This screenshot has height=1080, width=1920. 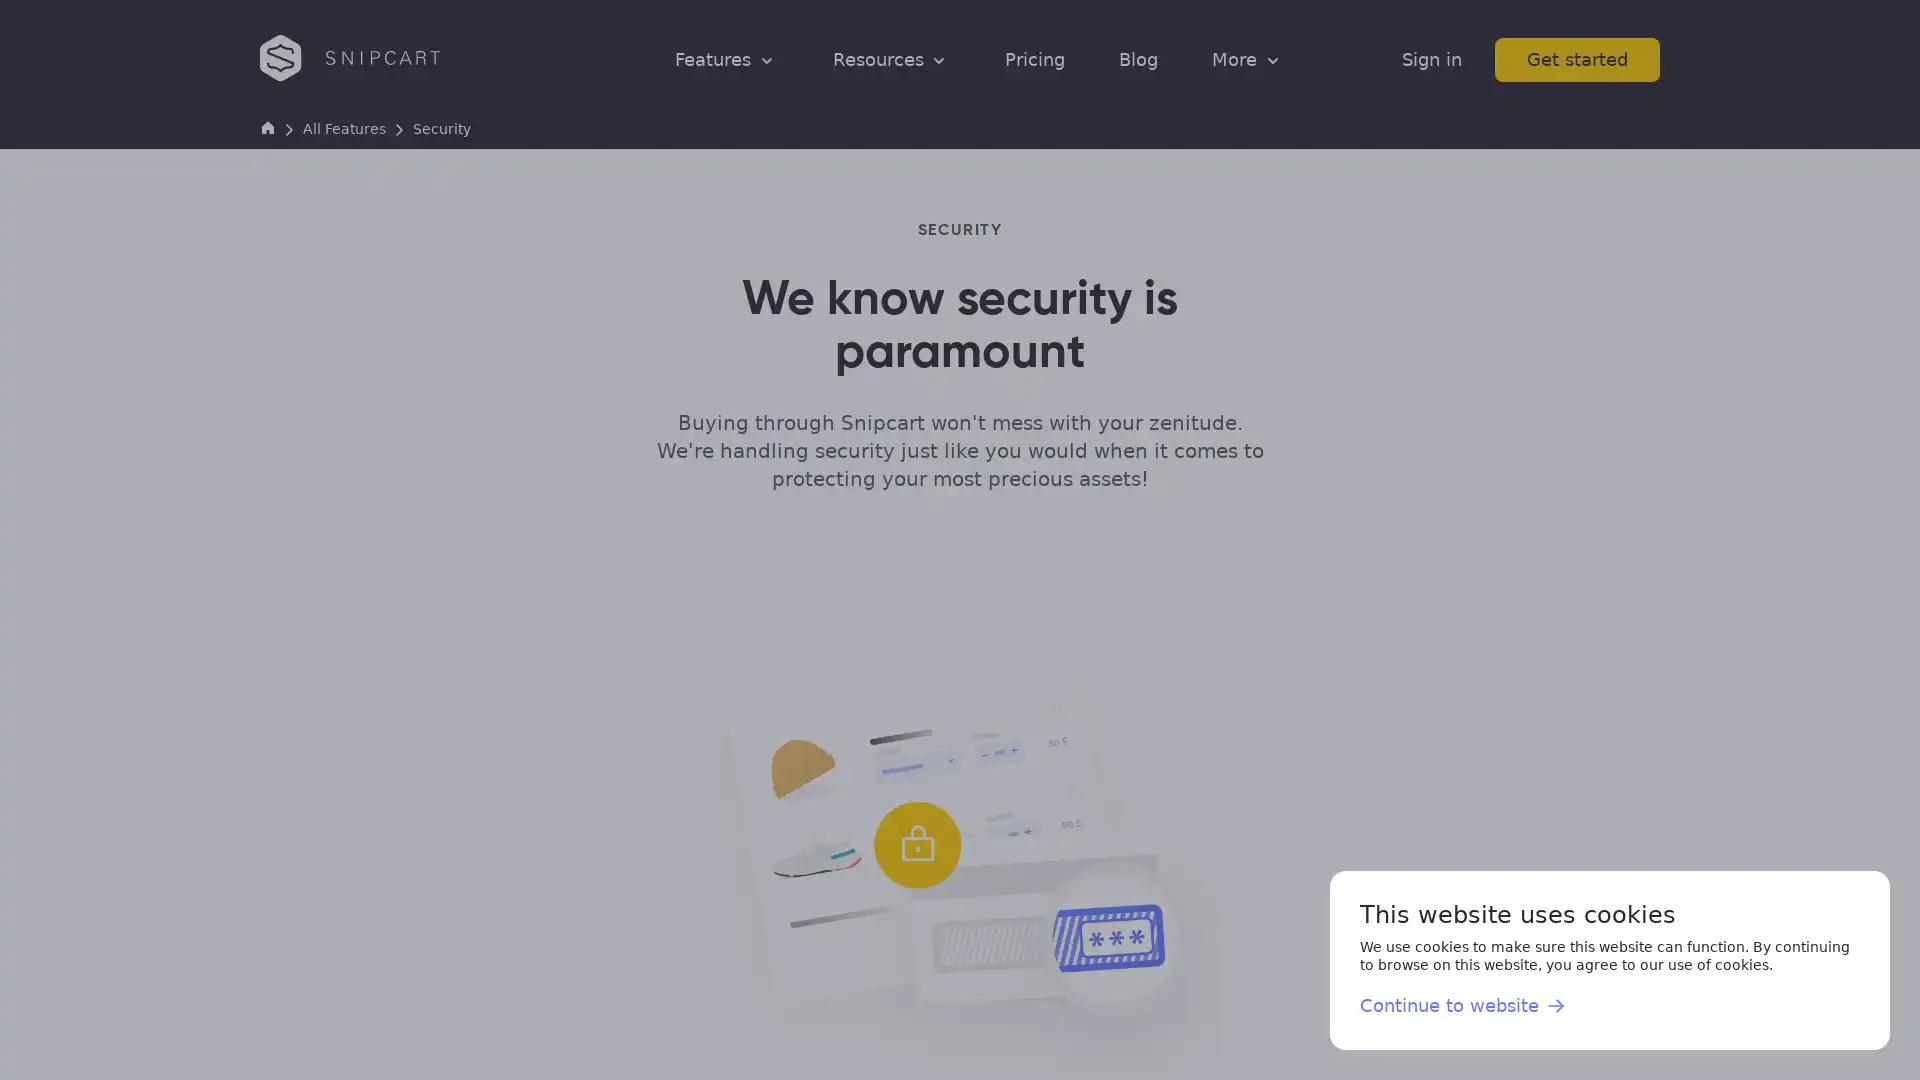 I want to click on Resources, so click(x=890, y=58).